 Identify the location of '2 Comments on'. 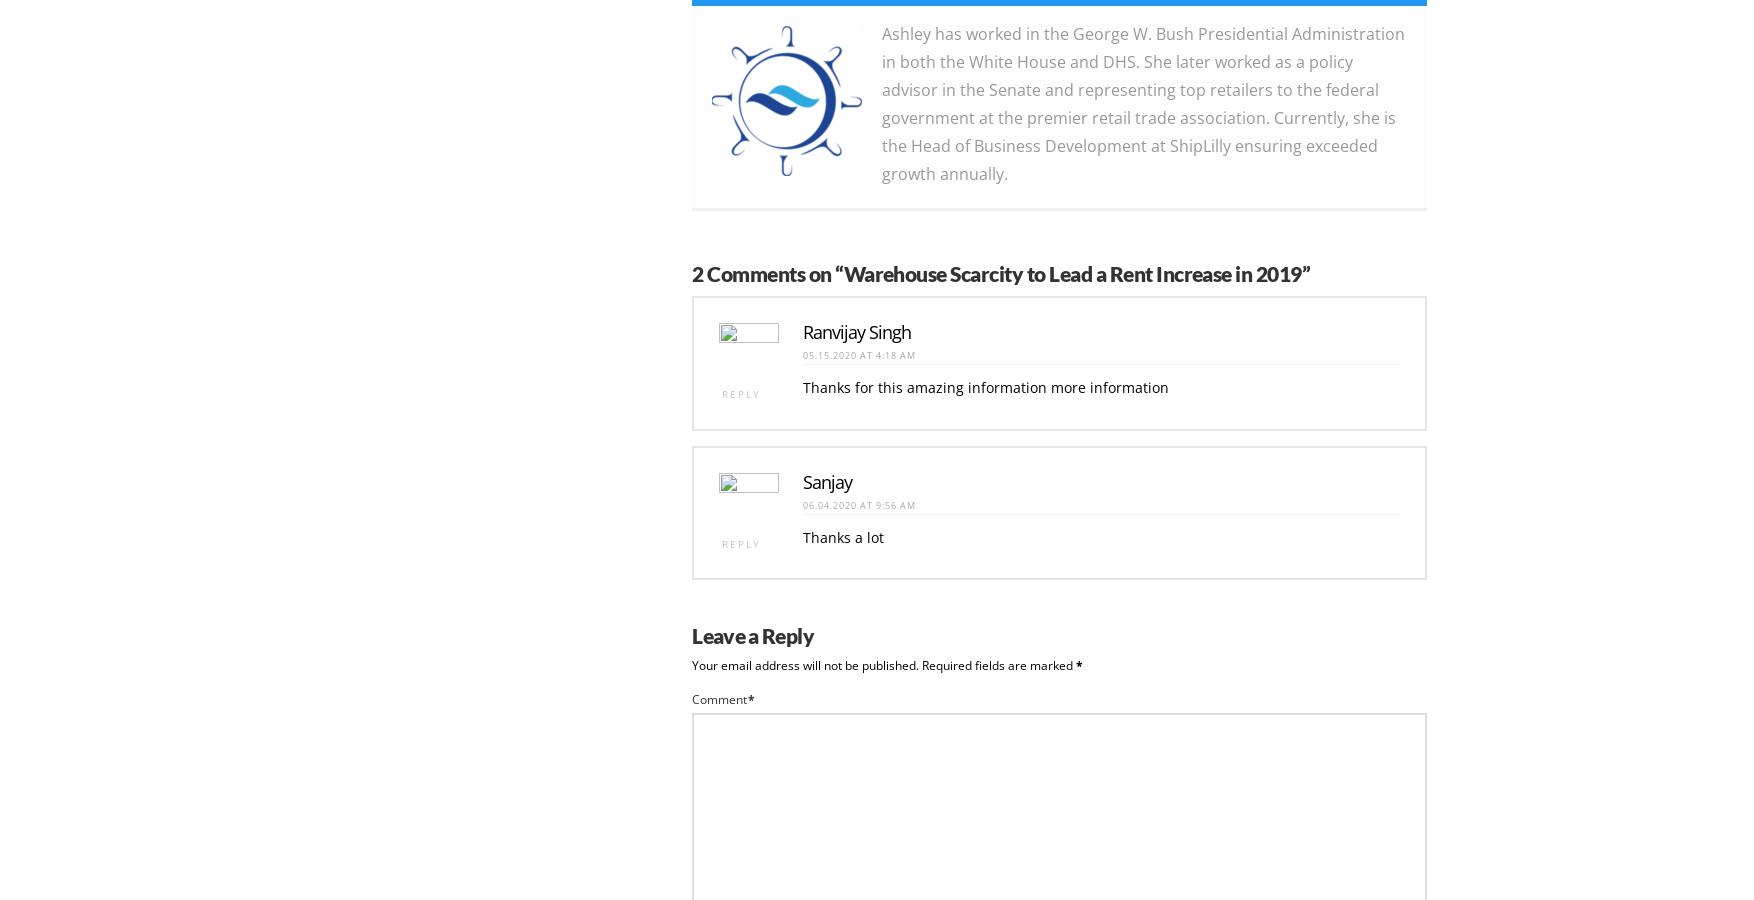
(763, 270).